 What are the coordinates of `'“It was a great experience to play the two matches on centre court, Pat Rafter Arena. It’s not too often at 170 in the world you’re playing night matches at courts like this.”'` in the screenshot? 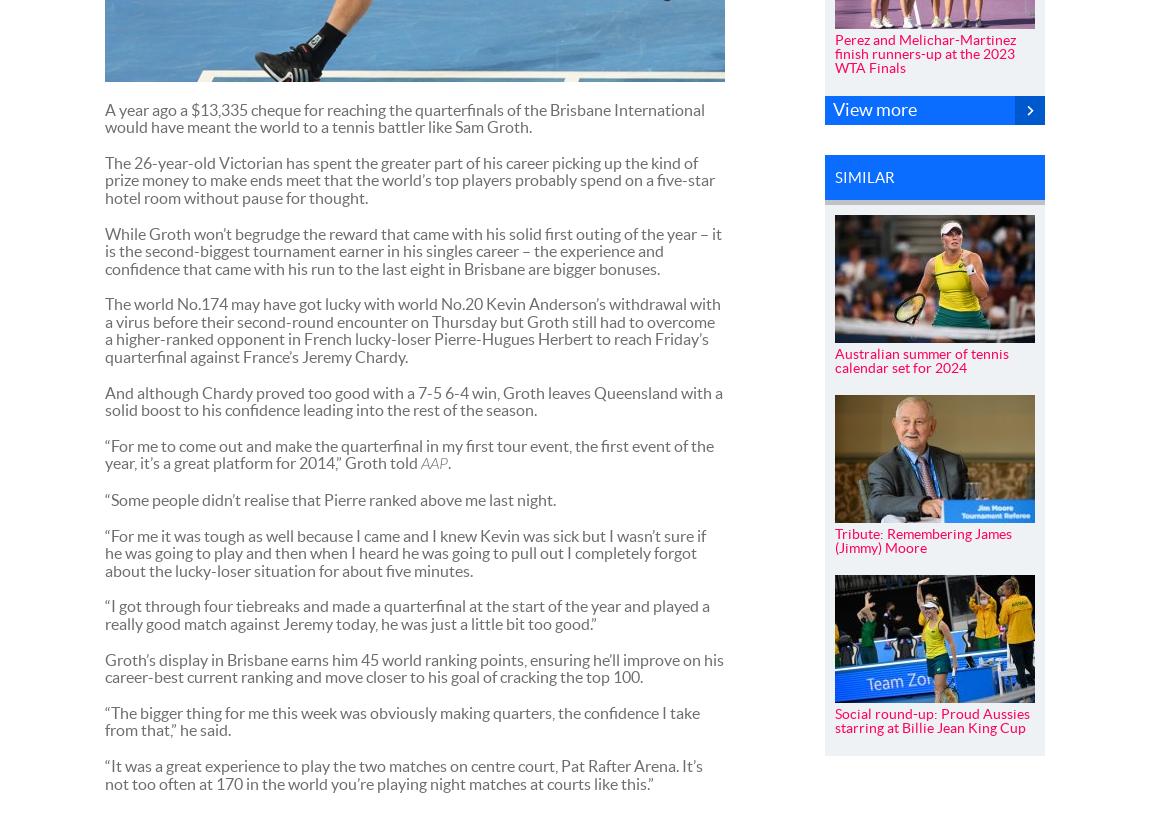 It's located at (403, 774).